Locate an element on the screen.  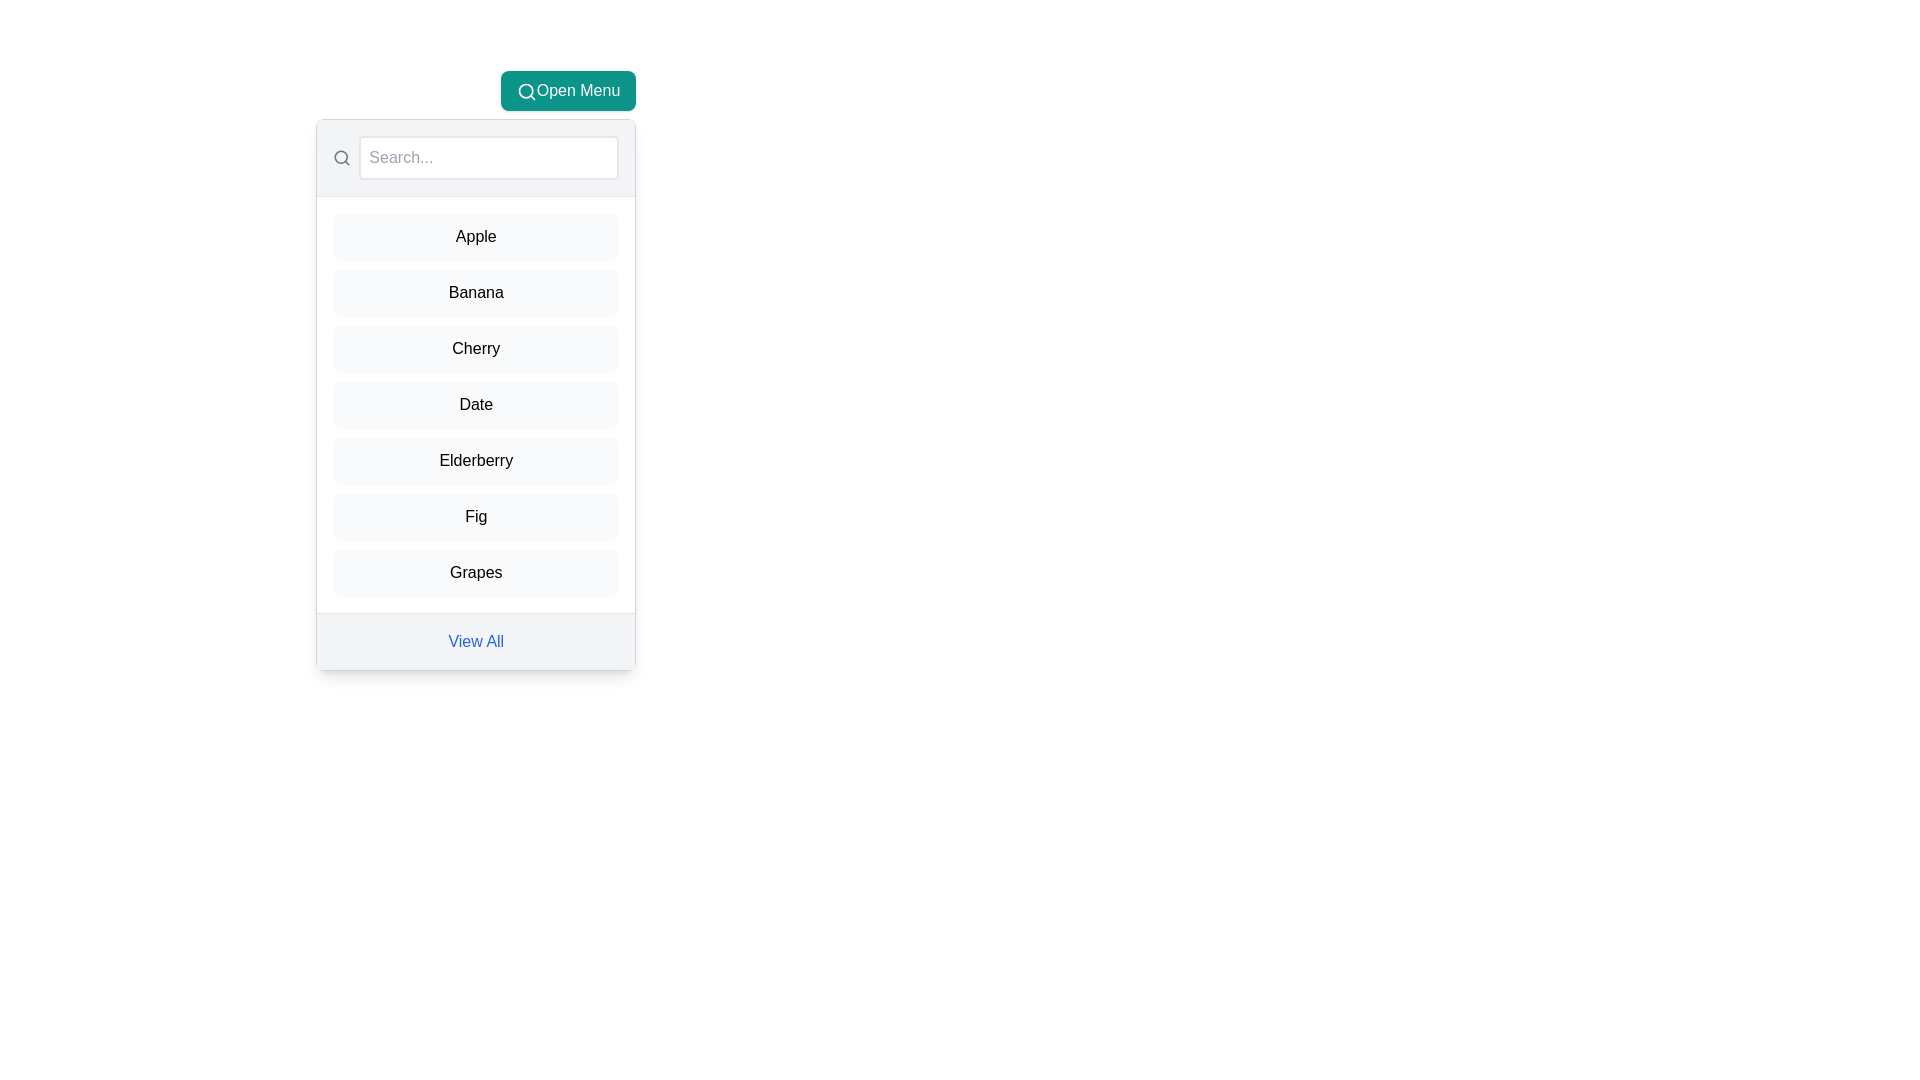
the teal-colored 'Open Menu' button with white text and a search icon on the left is located at coordinates (567, 91).